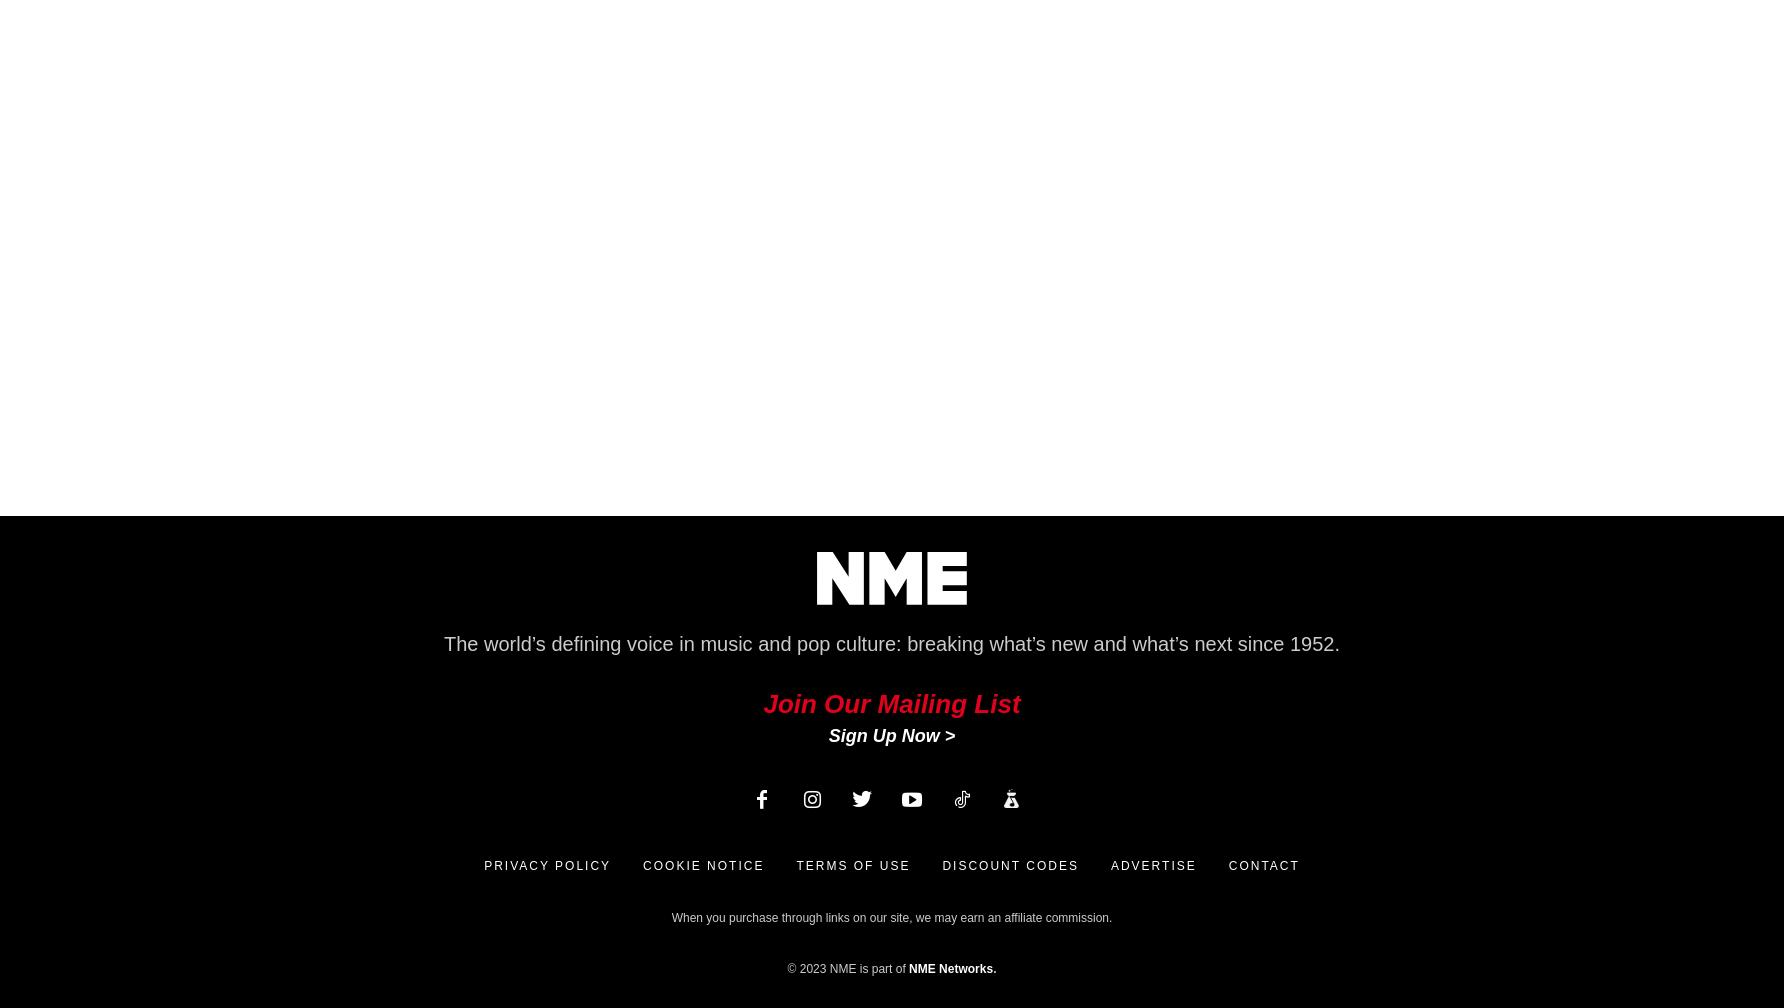 The image size is (1784, 1008). What do you see at coordinates (1152, 865) in the screenshot?
I see `'Advertise'` at bounding box center [1152, 865].